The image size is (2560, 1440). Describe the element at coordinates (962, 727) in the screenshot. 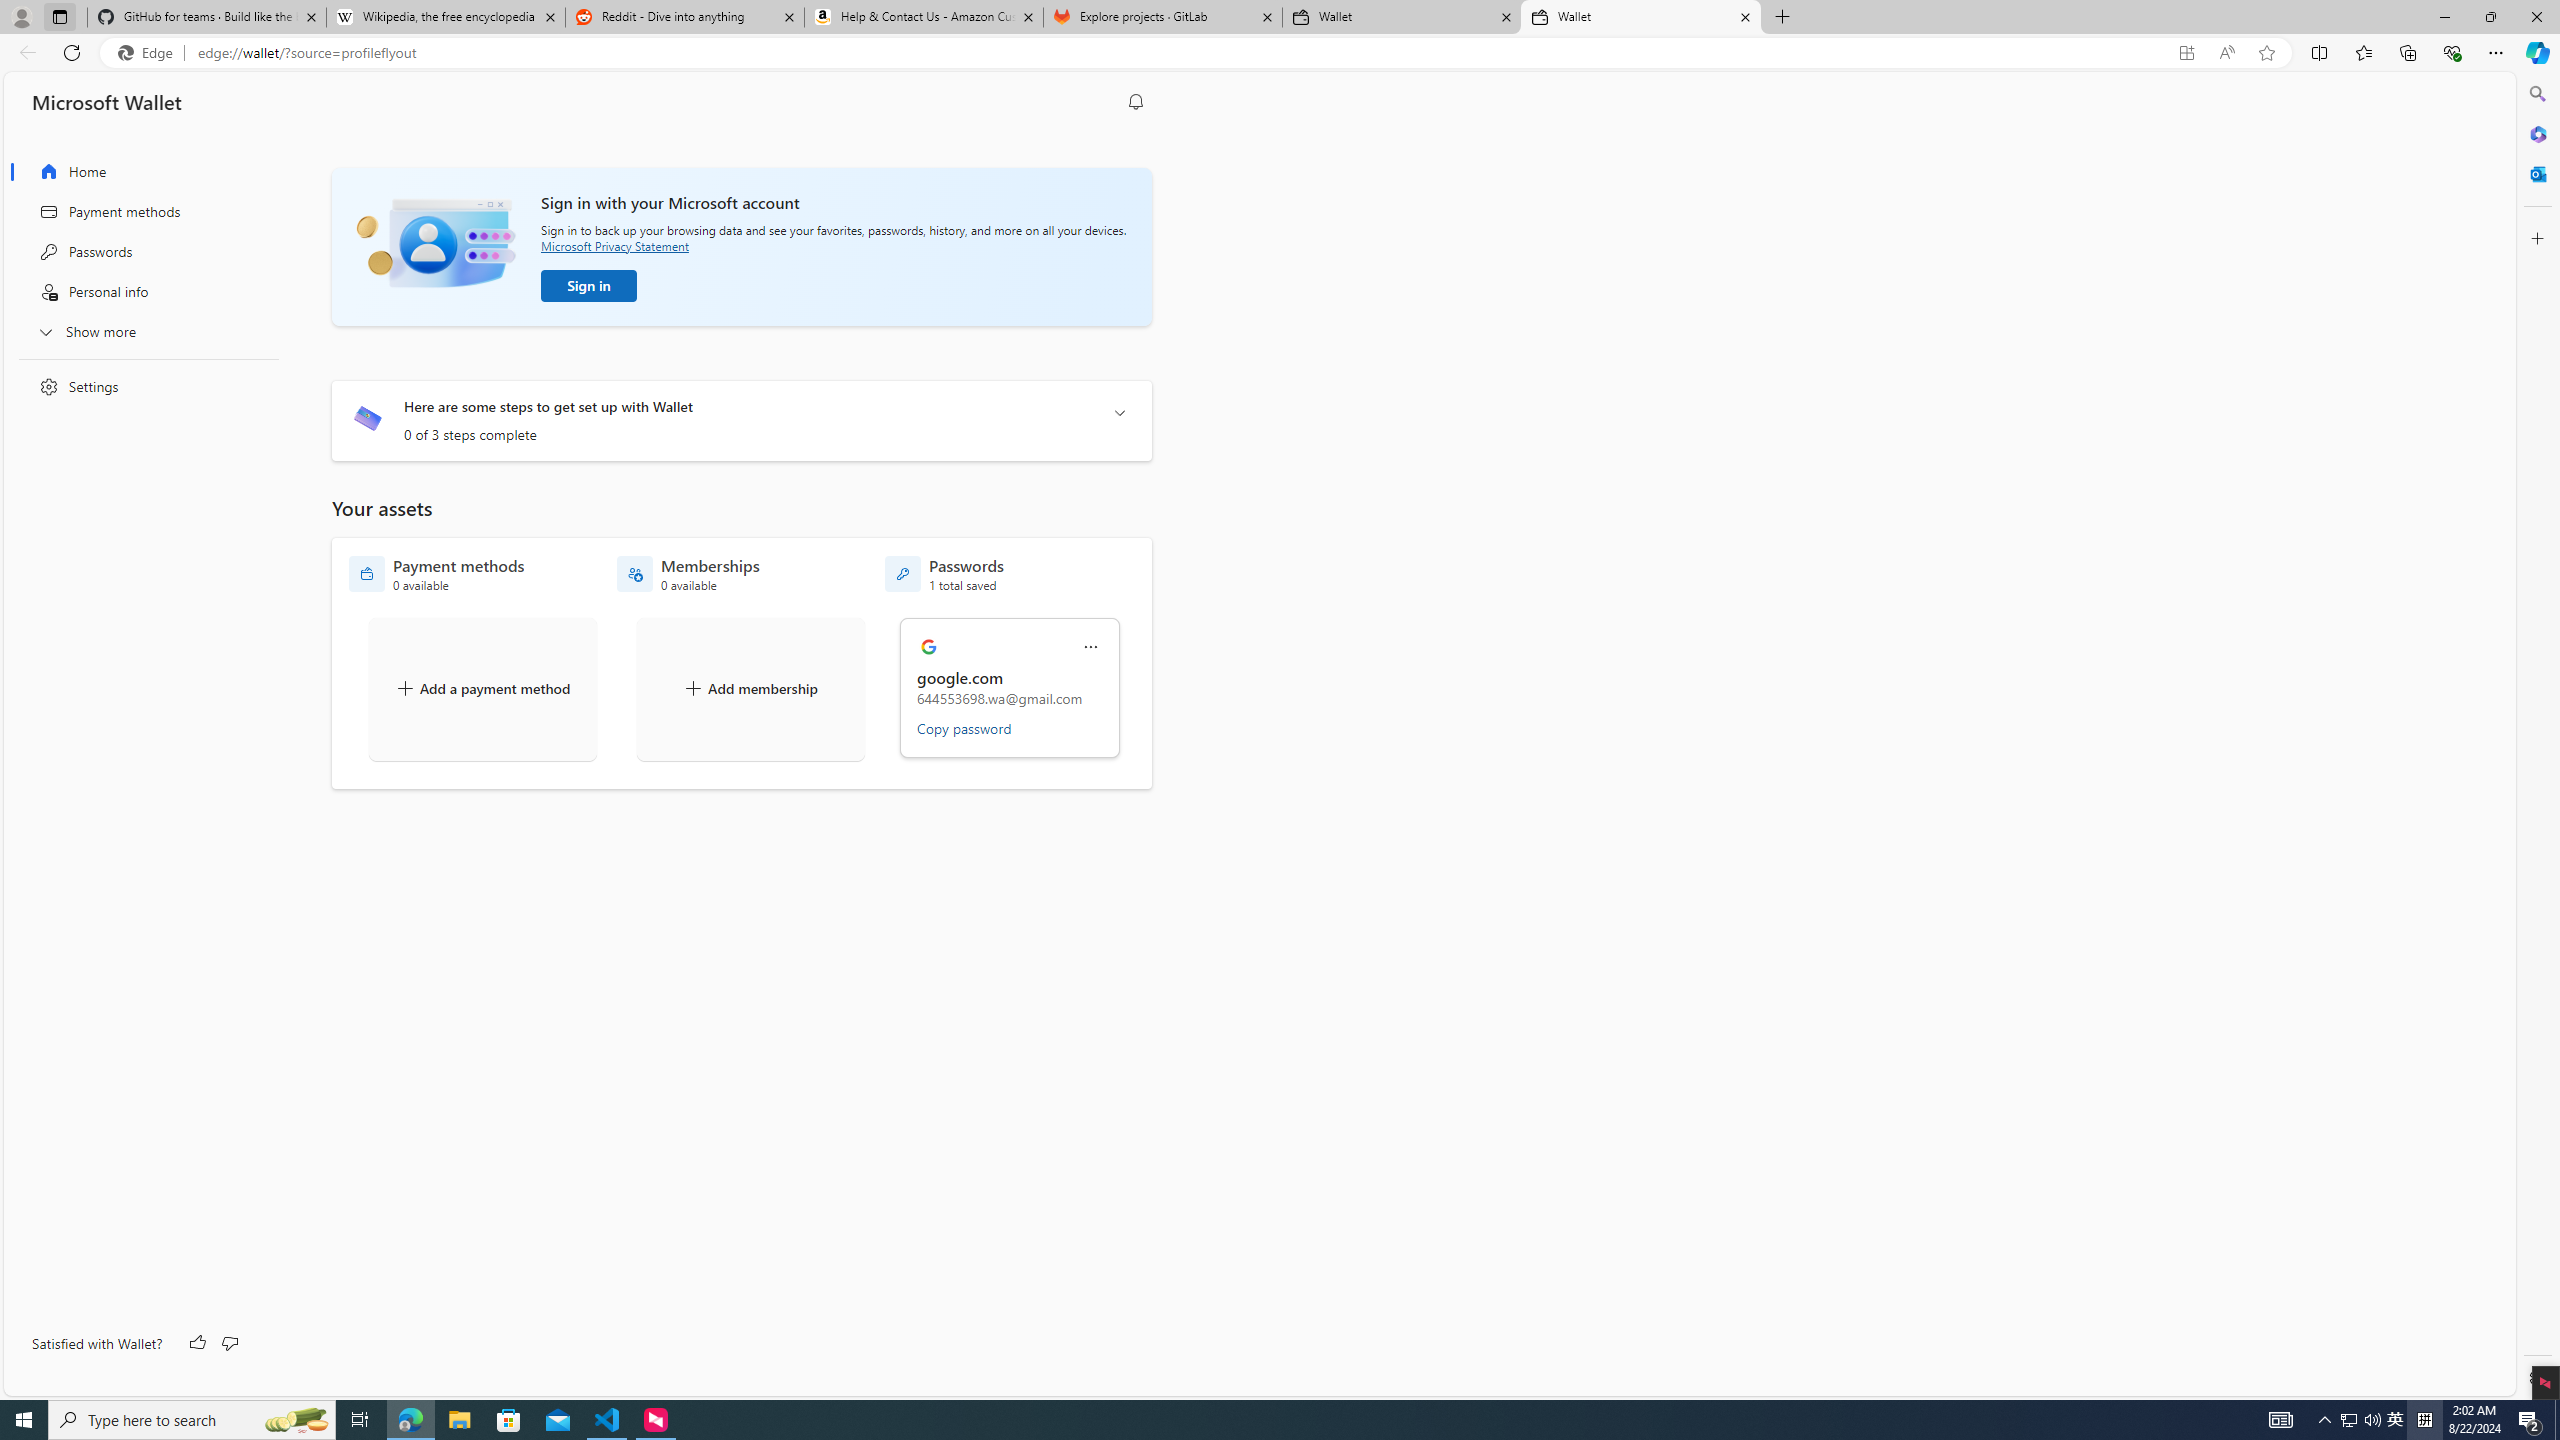

I see `'Copy password'` at that location.